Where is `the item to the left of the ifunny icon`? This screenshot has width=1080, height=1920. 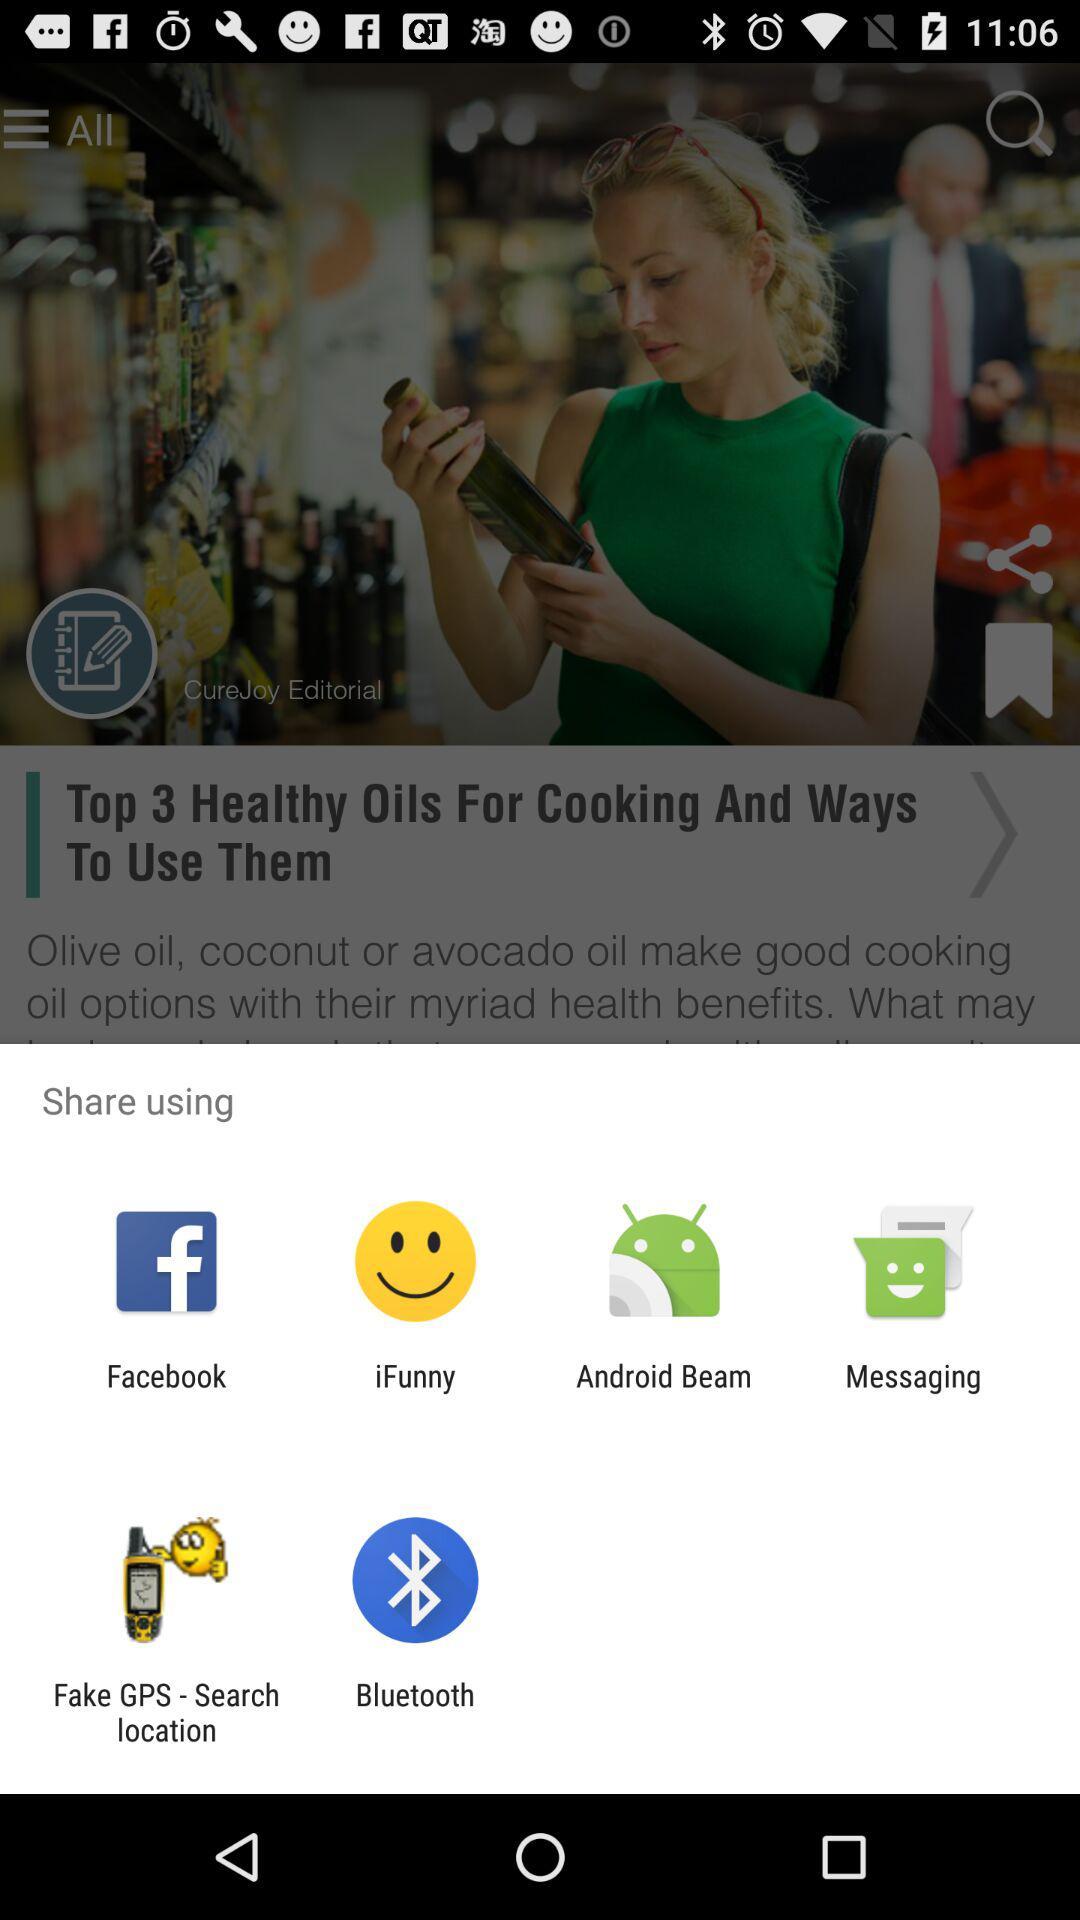
the item to the left of the ifunny icon is located at coordinates (165, 1392).